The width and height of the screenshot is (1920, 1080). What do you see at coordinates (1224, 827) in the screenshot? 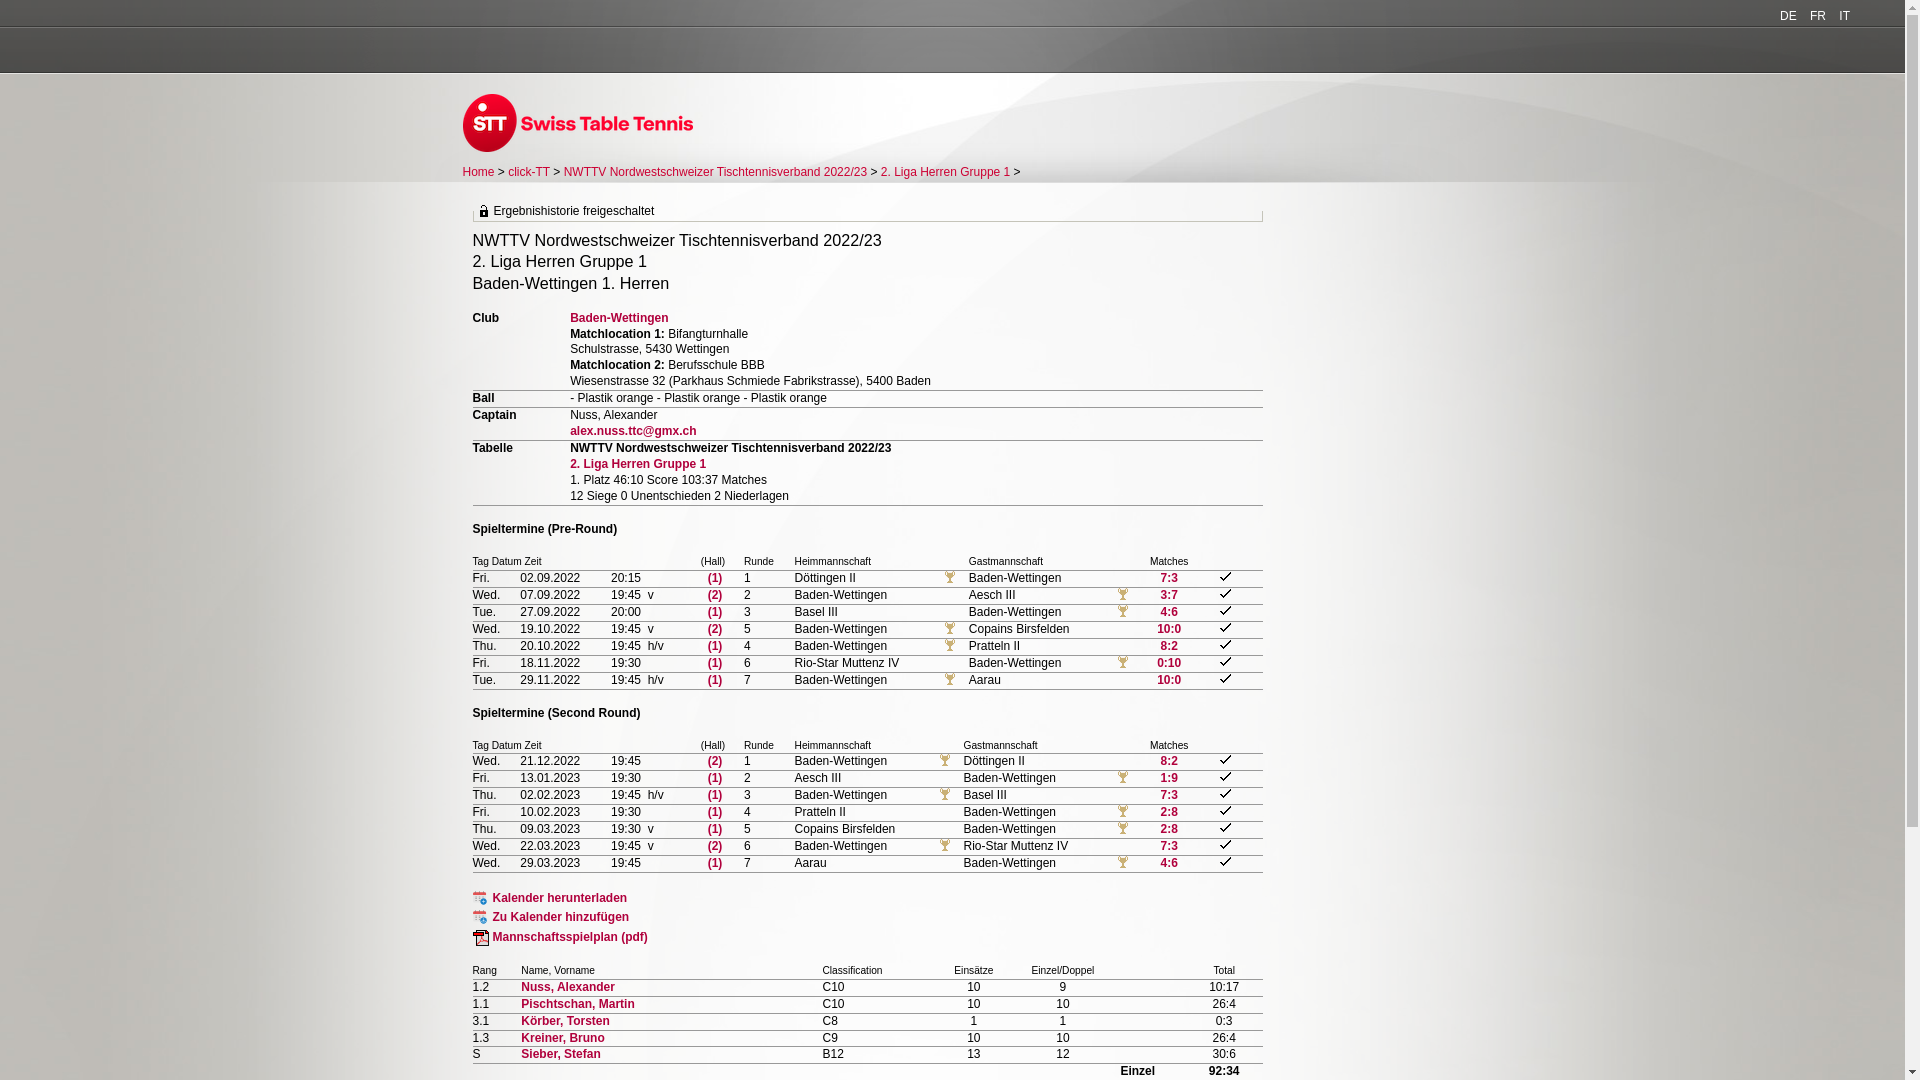
I see `'Spielbericht genehmigt'` at bounding box center [1224, 827].